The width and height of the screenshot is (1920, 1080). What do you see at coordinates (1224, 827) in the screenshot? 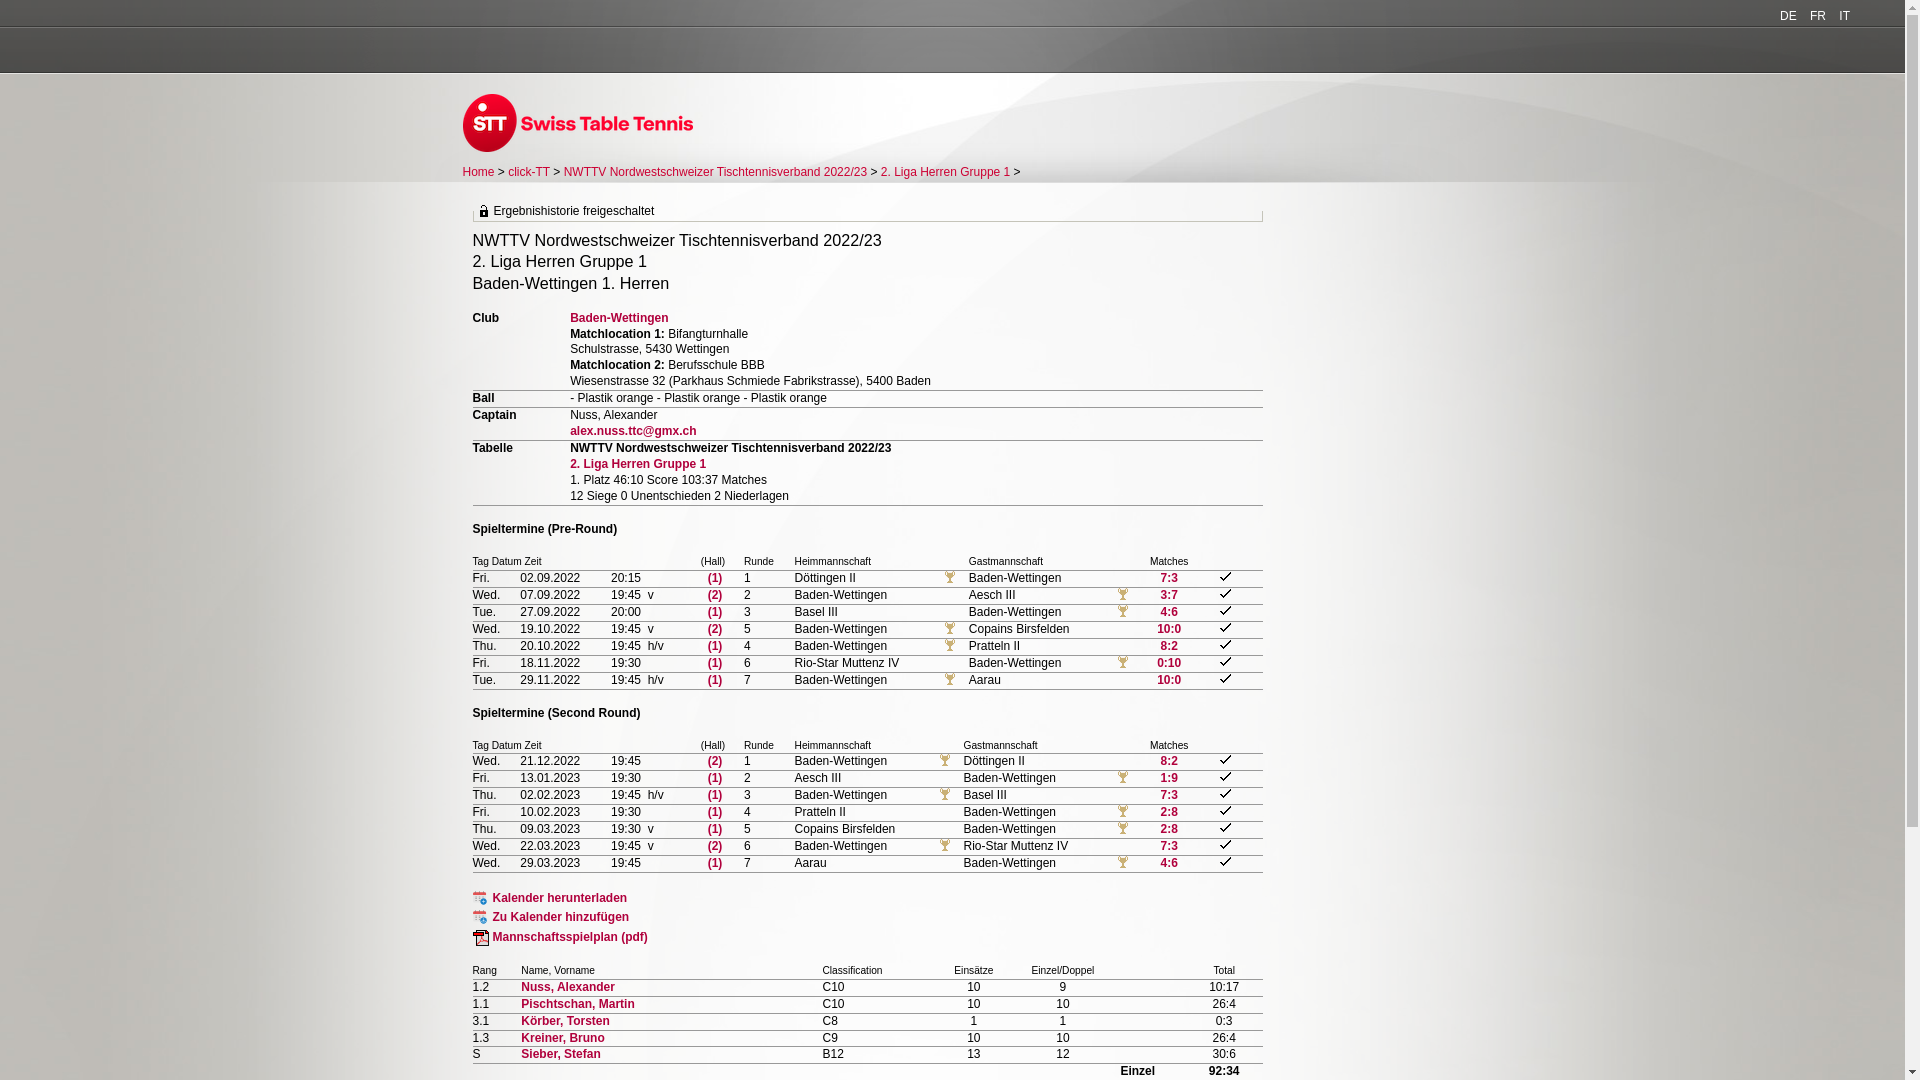
I see `'Spielbericht genehmigt'` at bounding box center [1224, 827].